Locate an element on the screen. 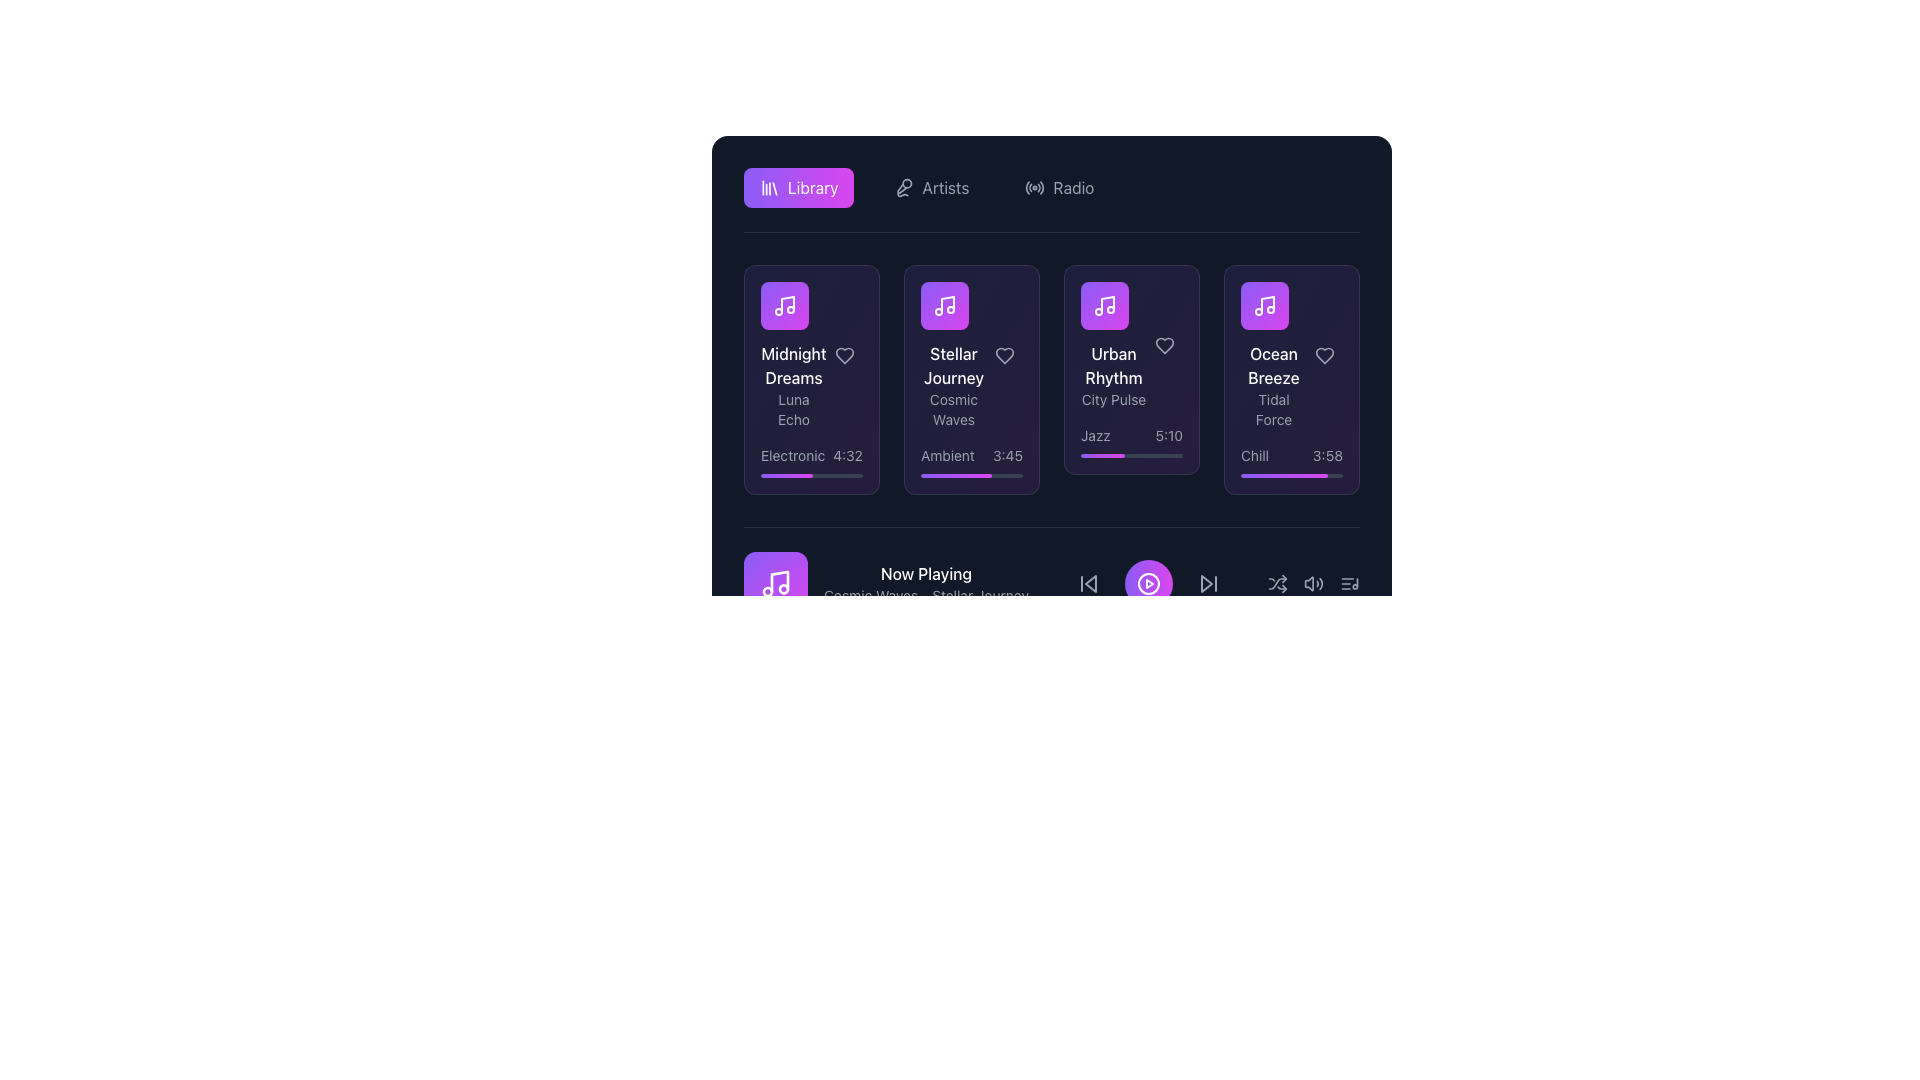 The height and width of the screenshot is (1080, 1920). the circular radio wave icon located in the application's navigation toolbar, which is the leftmost icon within the 'Radio' group is located at coordinates (1035, 188).